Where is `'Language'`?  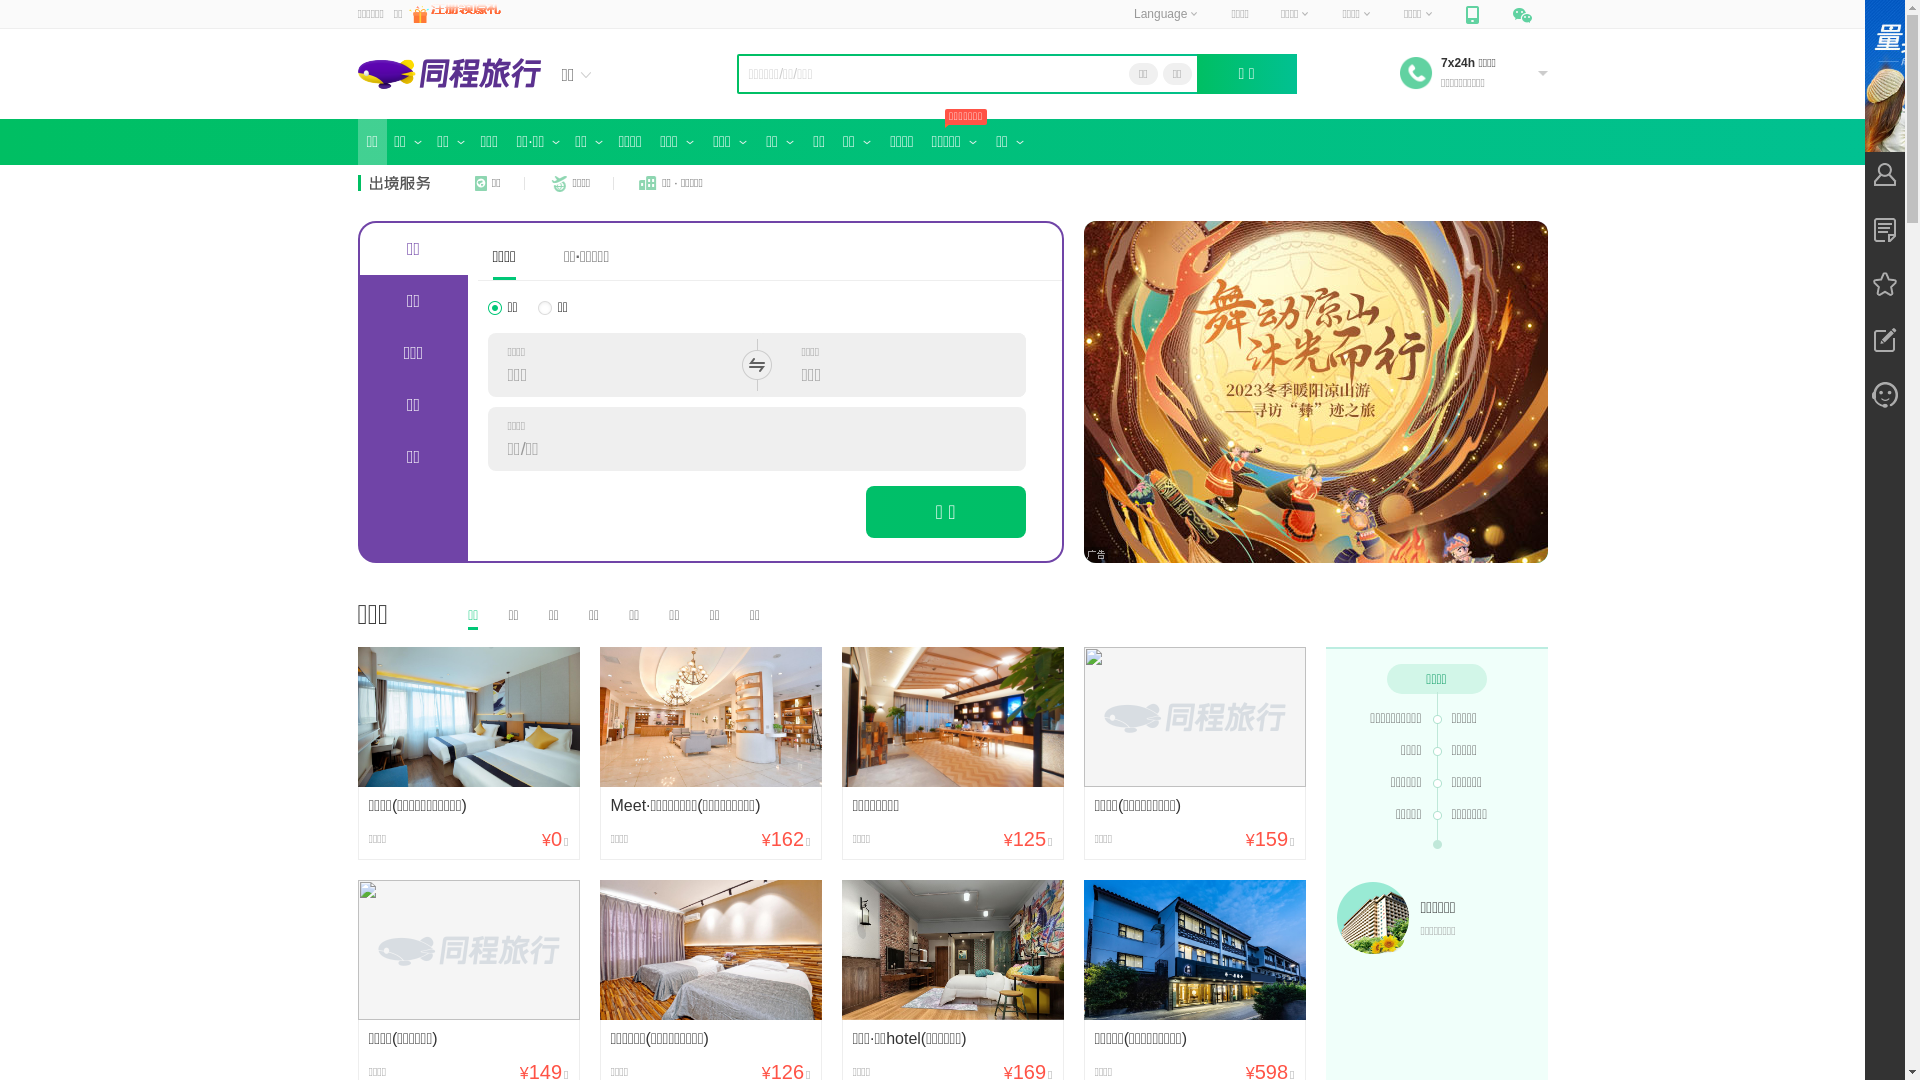
'Language' is located at coordinates (1117, 14).